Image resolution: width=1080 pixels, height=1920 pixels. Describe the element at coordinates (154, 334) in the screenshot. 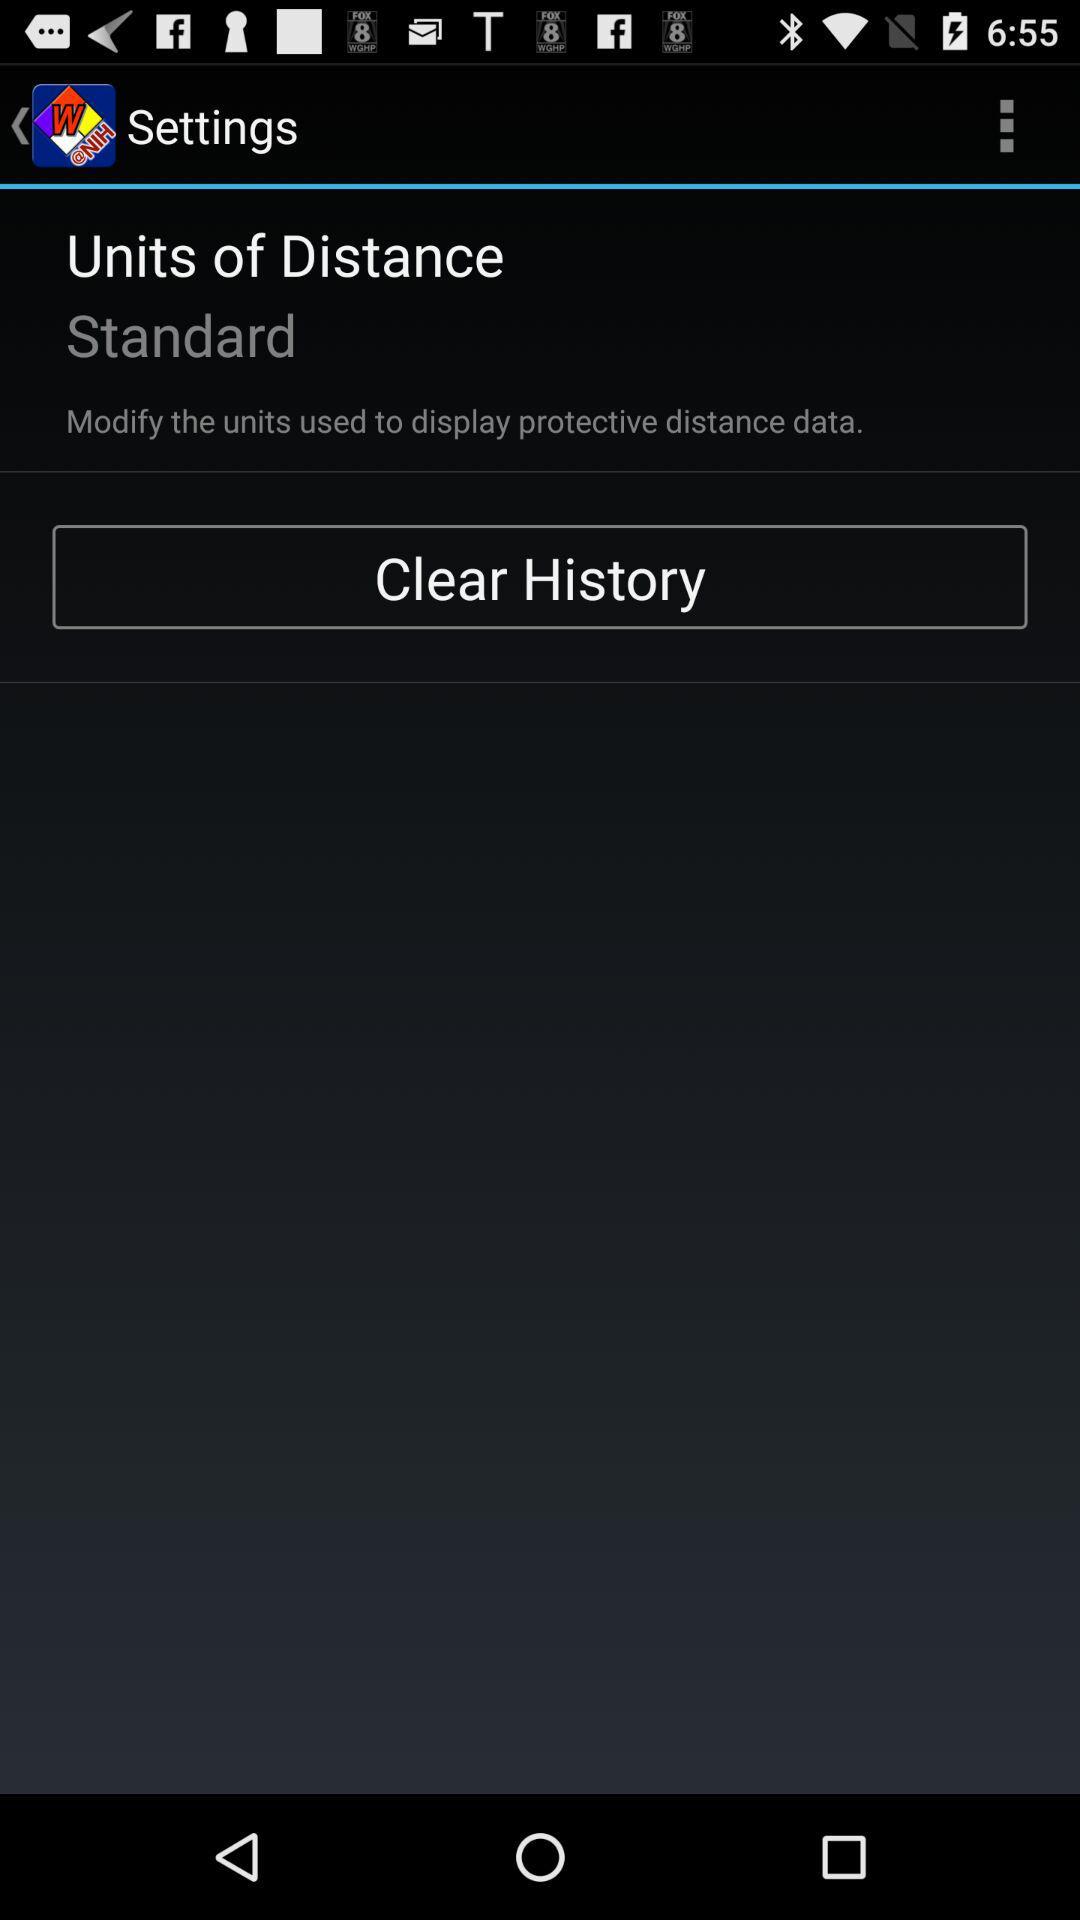

I see `standard` at that location.